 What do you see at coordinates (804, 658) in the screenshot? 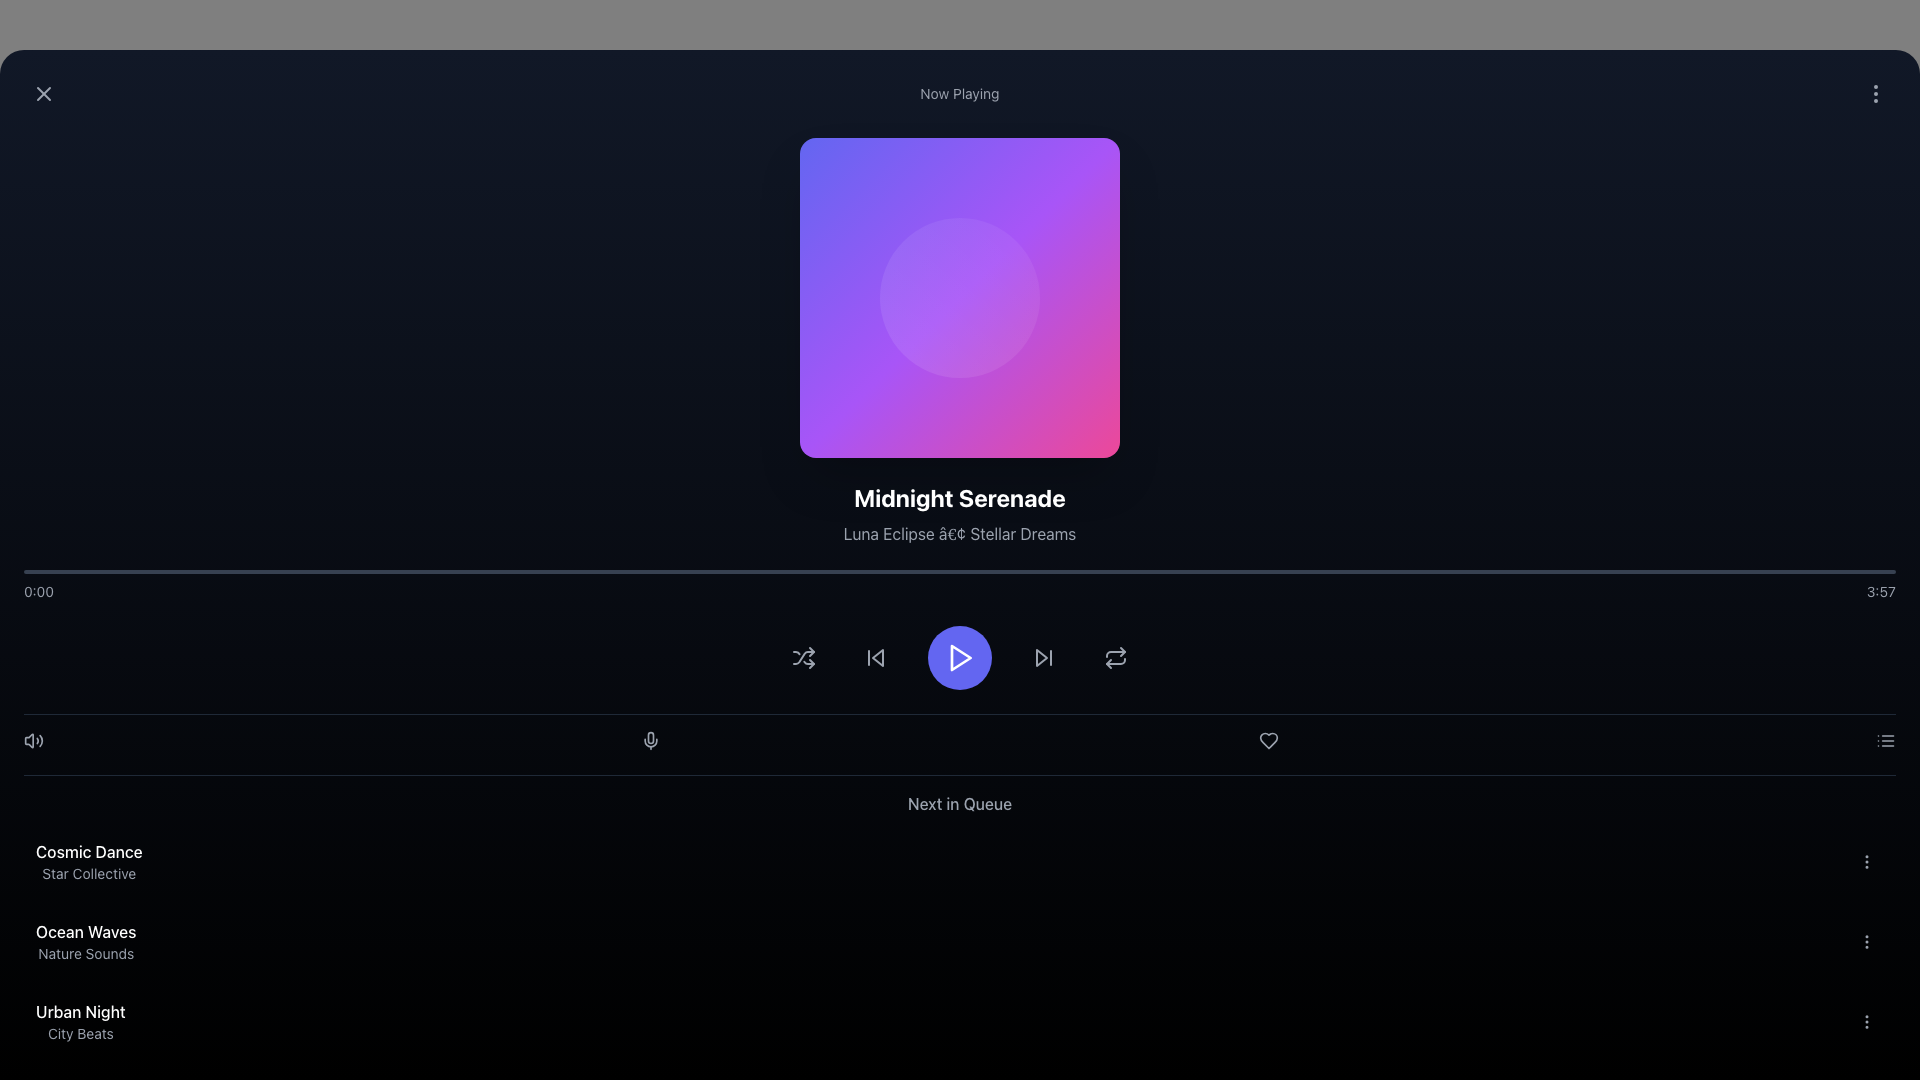
I see `the leftmost button in the playback controls` at bounding box center [804, 658].